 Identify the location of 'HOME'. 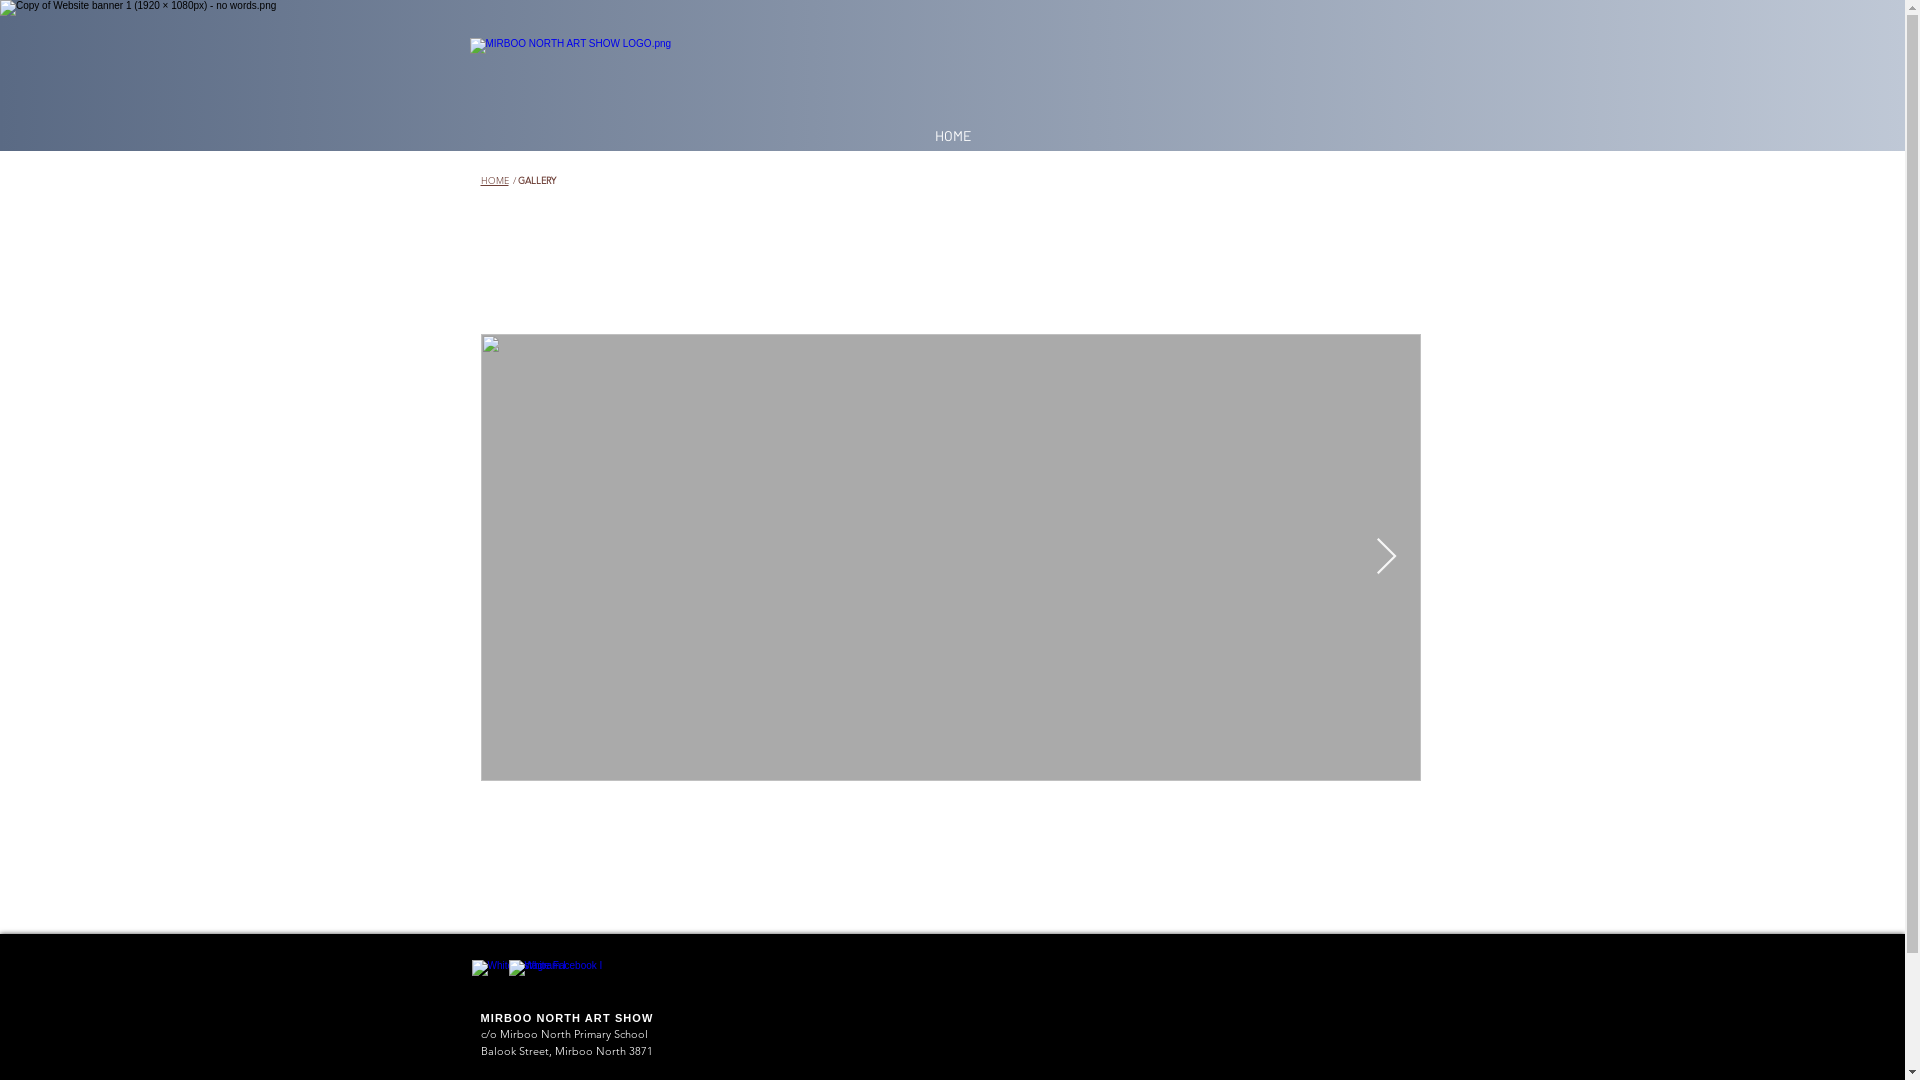
(494, 180).